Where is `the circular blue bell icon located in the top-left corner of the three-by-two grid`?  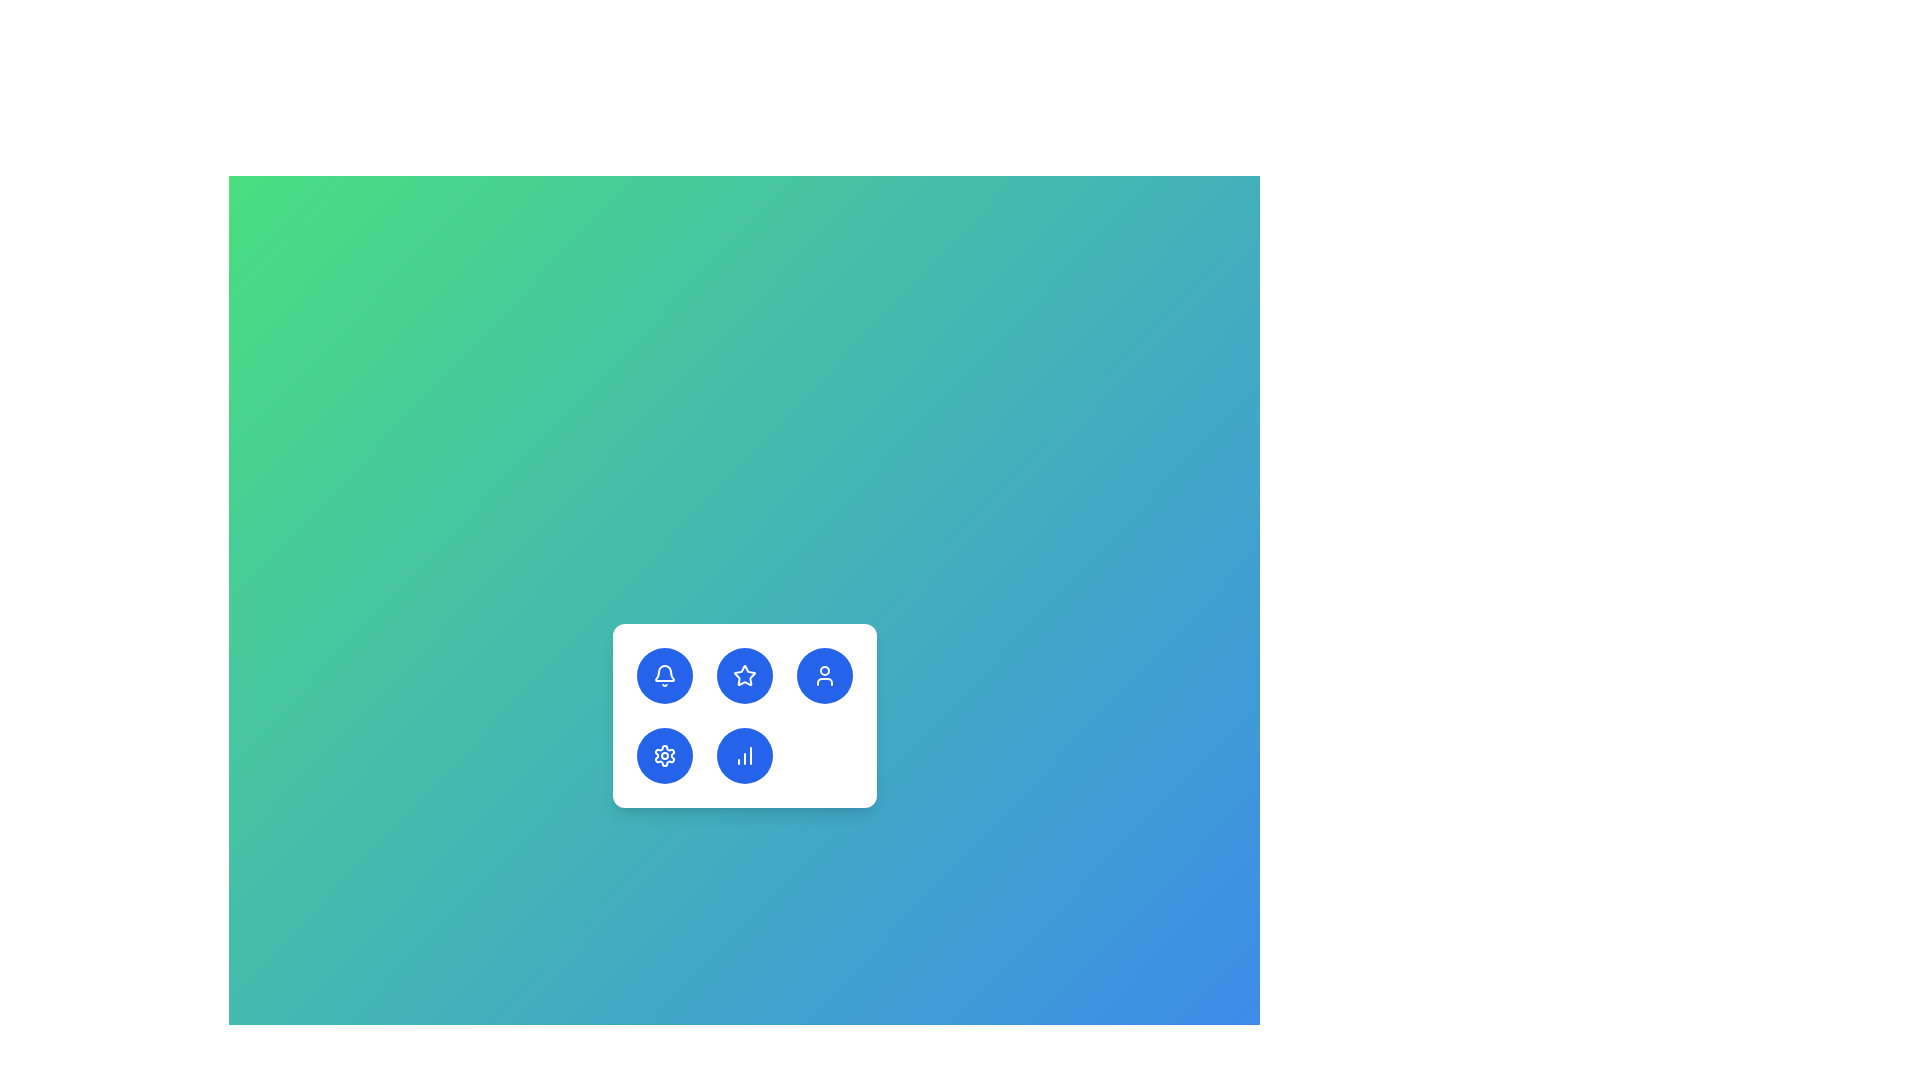 the circular blue bell icon located in the top-left corner of the three-by-two grid is located at coordinates (664, 675).